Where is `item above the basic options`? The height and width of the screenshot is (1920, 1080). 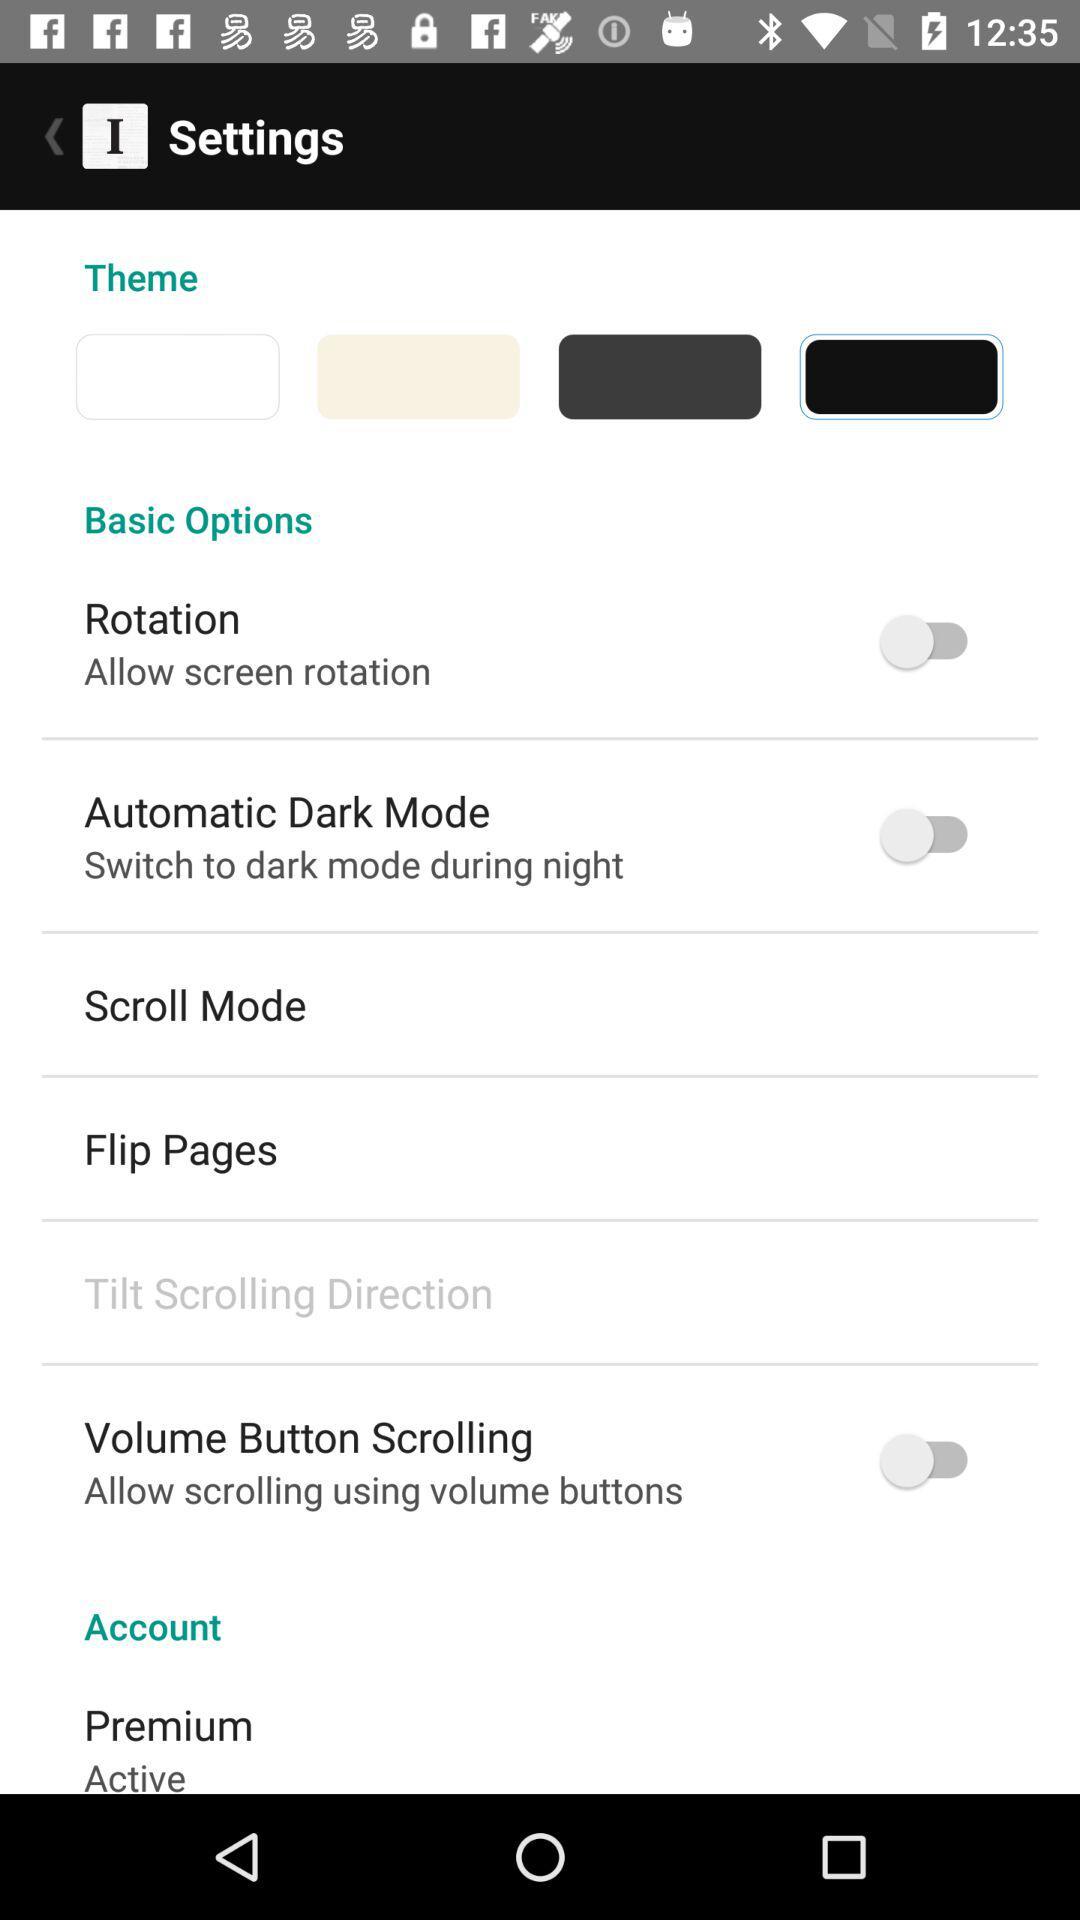 item above the basic options is located at coordinates (1022, 376).